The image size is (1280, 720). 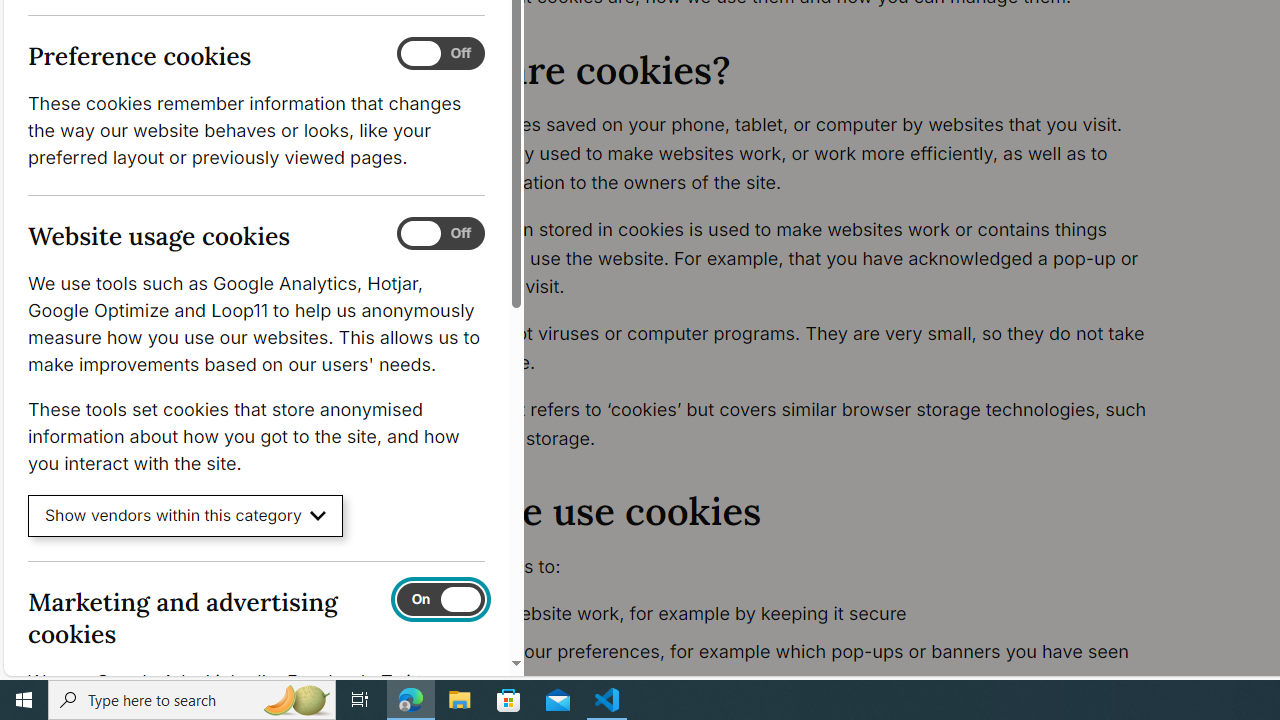 What do you see at coordinates (439, 598) in the screenshot?
I see `'Marketing and advertising cookies'` at bounding box center [439, 598].